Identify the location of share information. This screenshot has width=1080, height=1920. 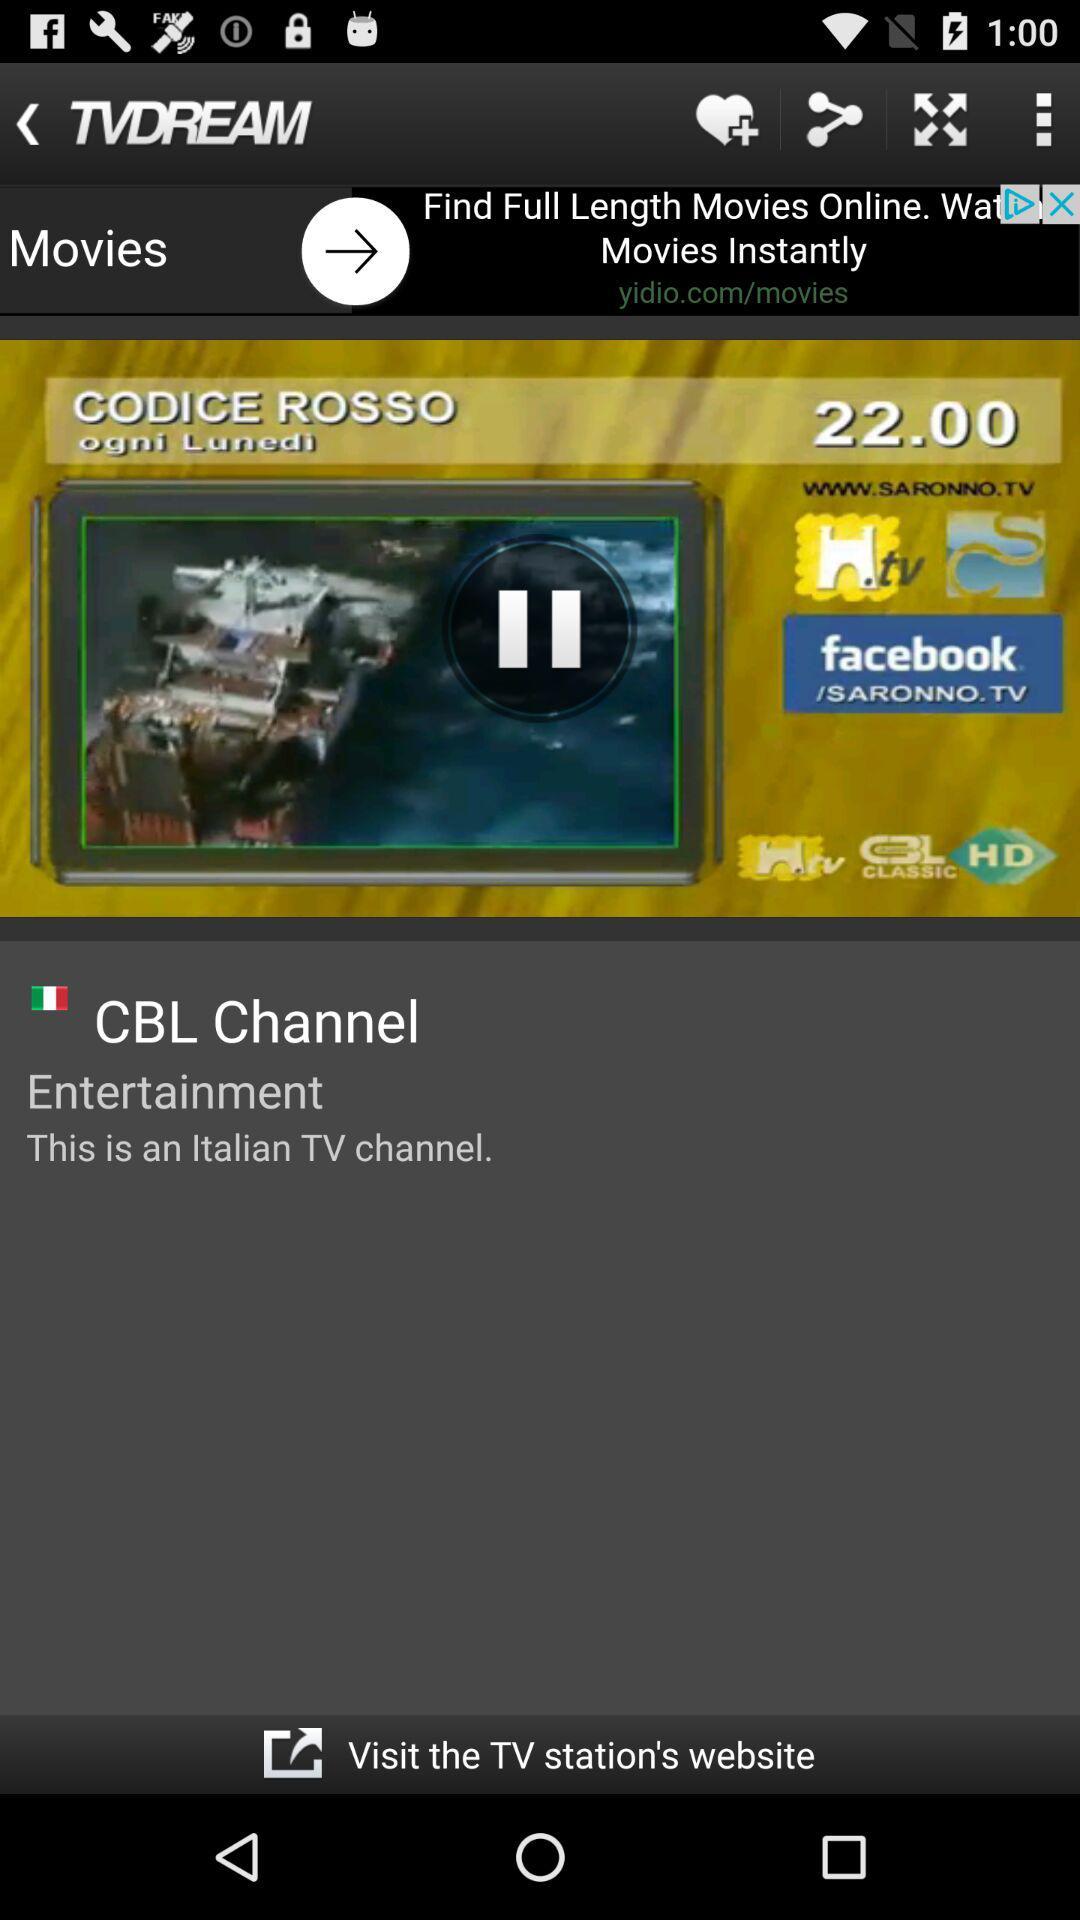
(833, 118).